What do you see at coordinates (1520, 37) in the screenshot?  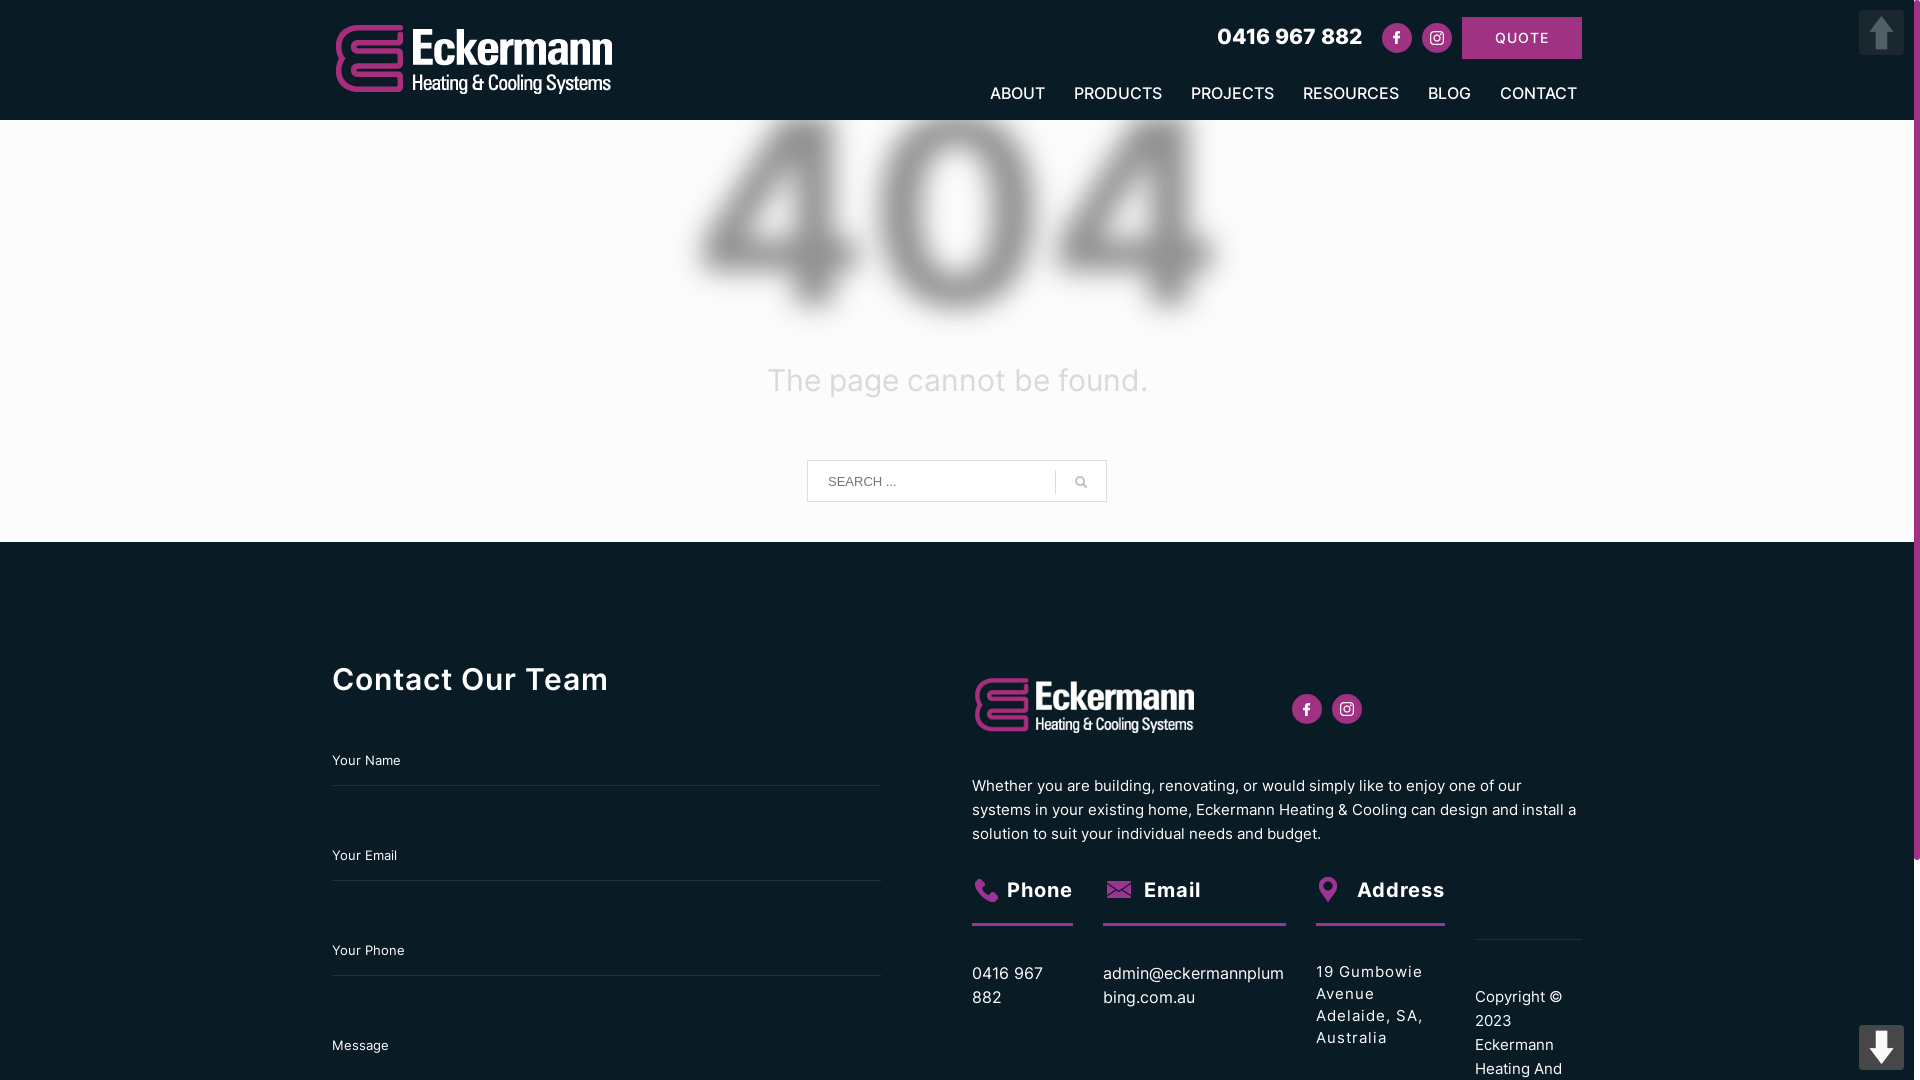 I see `'QUOTE'` at bounding box center [1520, 37].